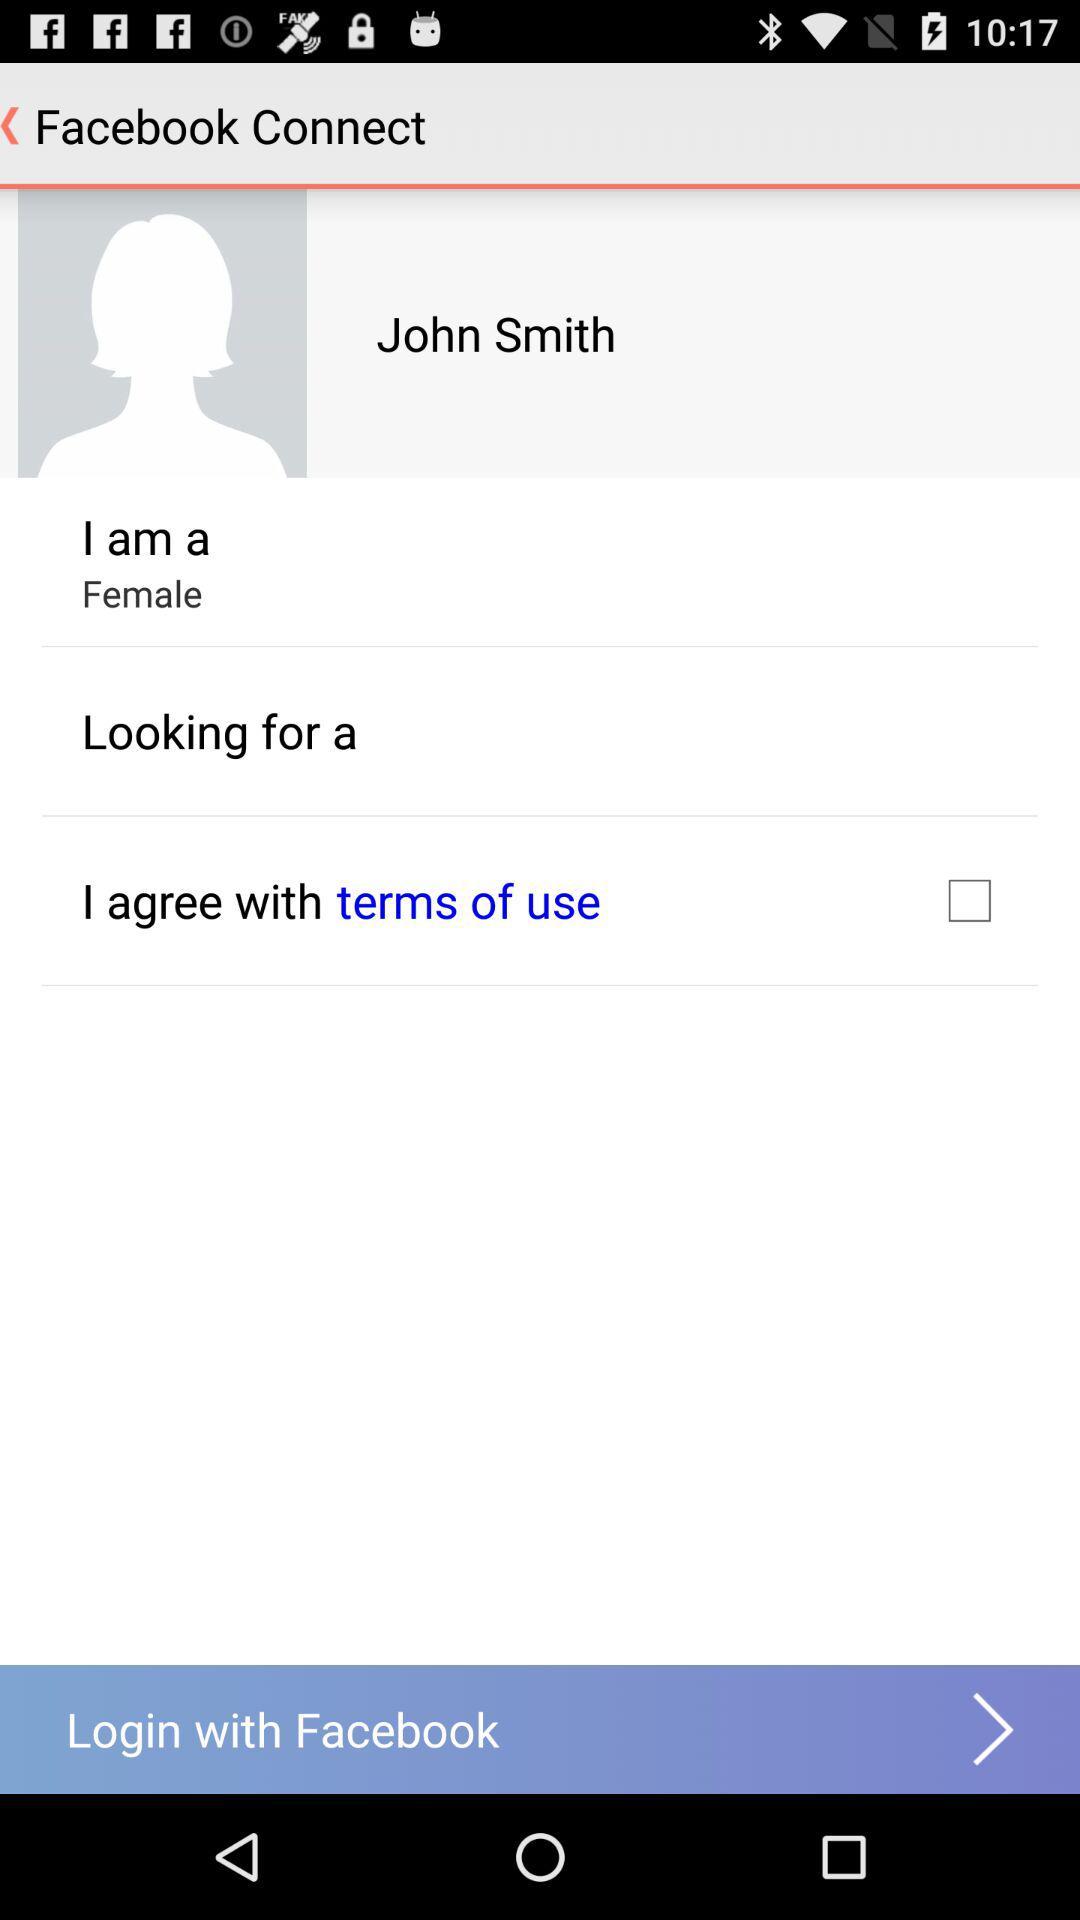 The image size is (1080, 1920). I want to click on the app below the i am a app, so click(141, 592).